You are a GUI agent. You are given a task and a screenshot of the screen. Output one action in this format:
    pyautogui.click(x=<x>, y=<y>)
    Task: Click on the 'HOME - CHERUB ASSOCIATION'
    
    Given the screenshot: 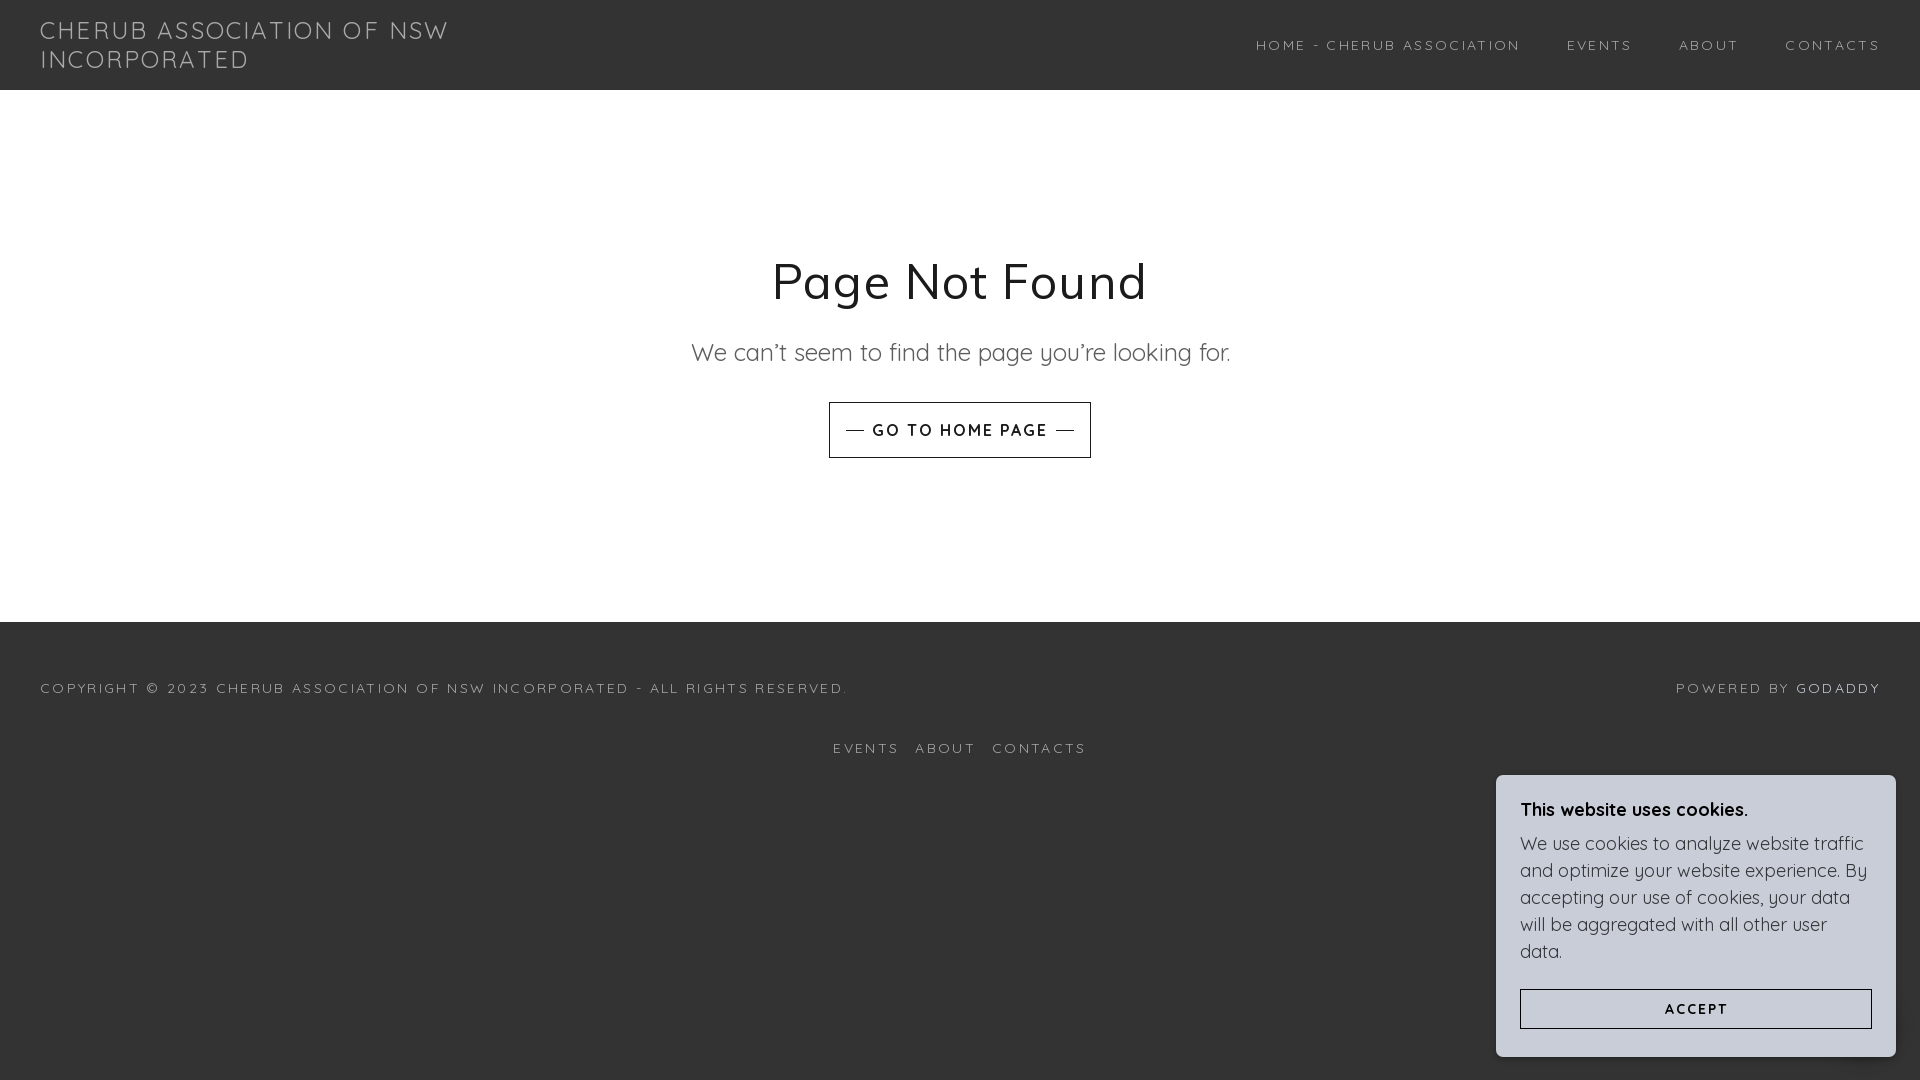 What is the action you would take?
    pyautogui.click(x=1380, y=45)
    